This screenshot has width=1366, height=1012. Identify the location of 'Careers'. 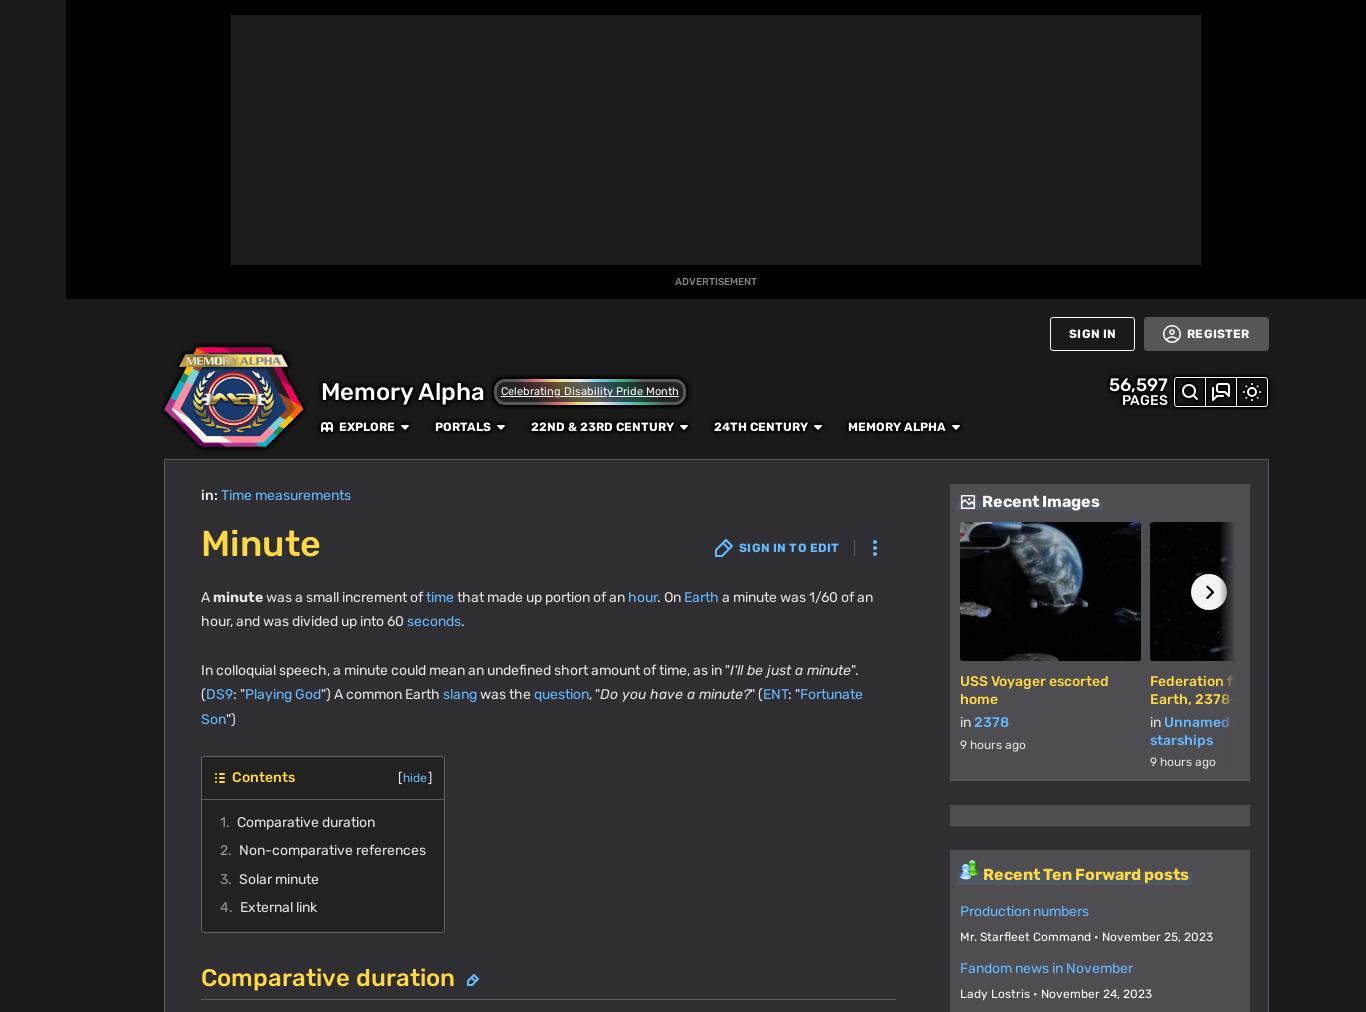
(499, 900).